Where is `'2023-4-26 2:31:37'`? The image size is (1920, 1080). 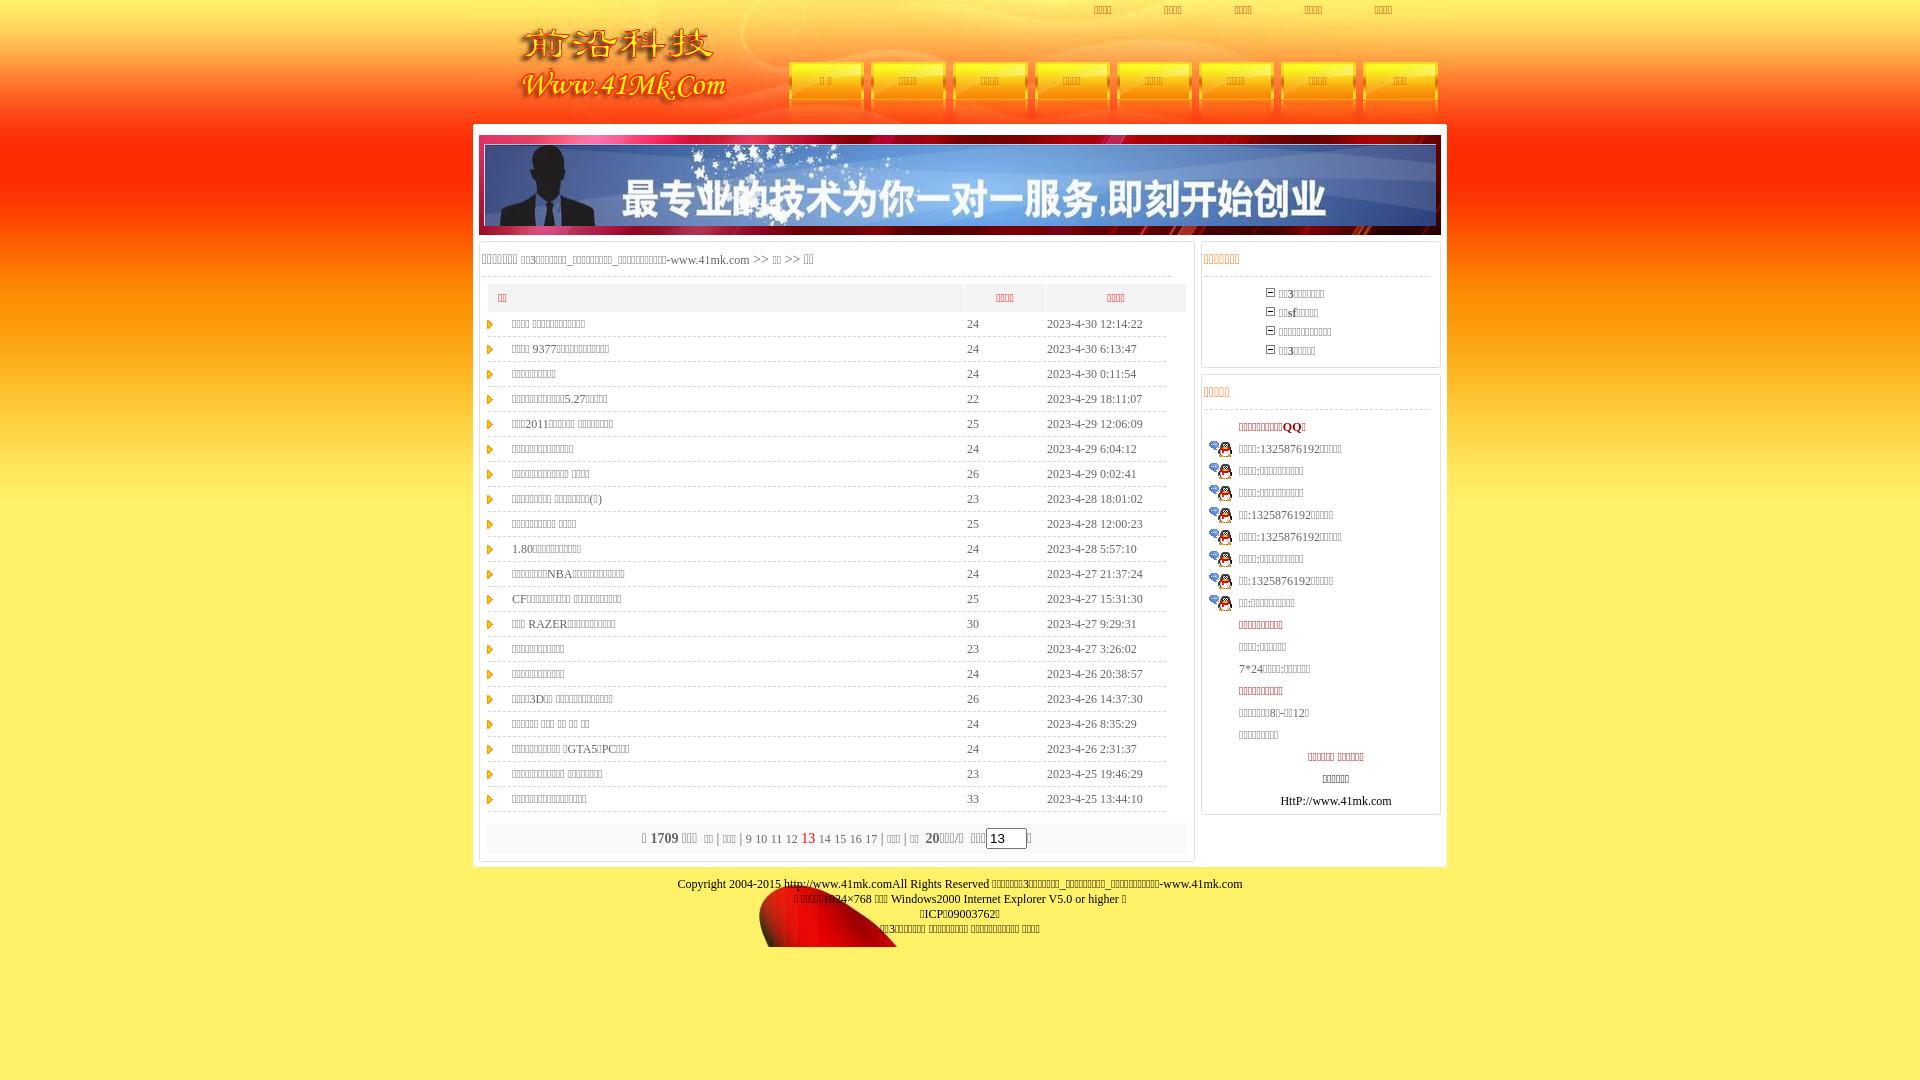 '2023-4-26 2:31:37' is located at coordinates (1090, 748).